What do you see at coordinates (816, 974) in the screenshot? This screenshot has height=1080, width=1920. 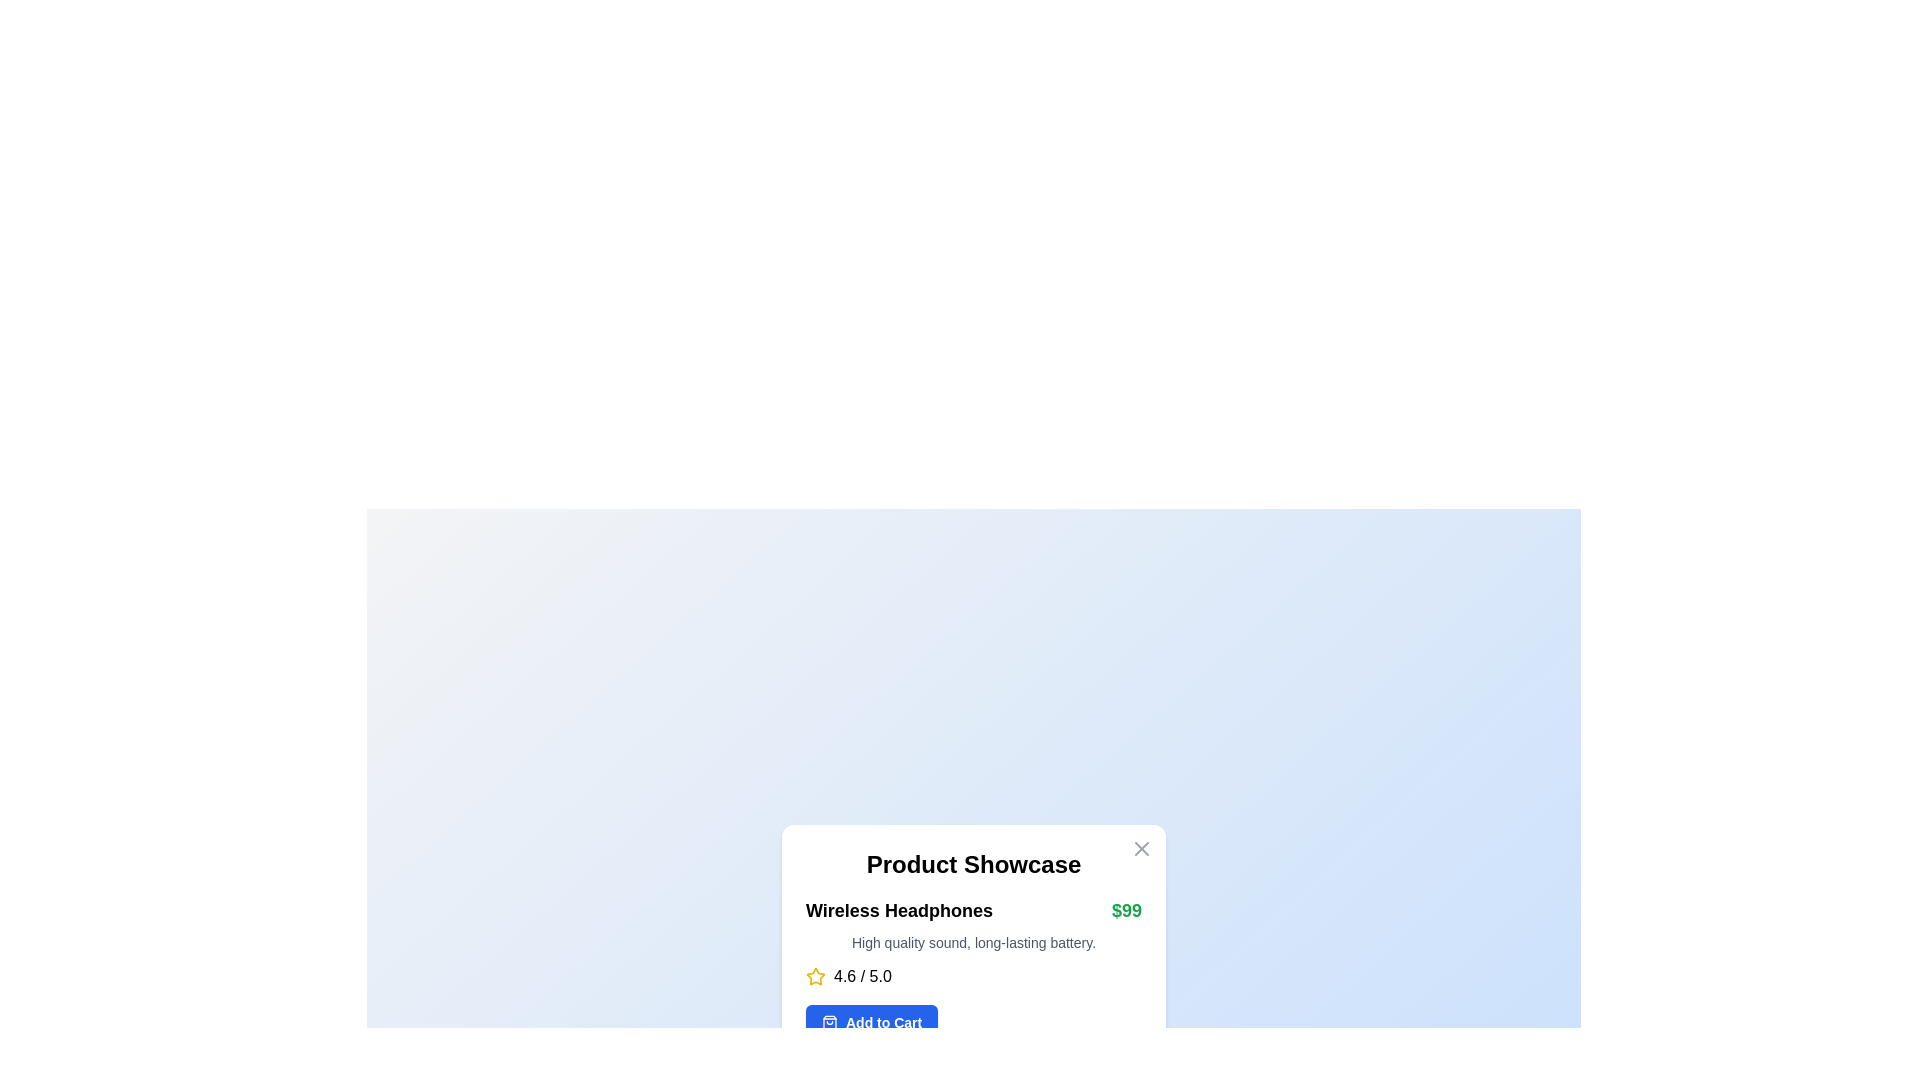 I see `the Star Icon, which represents a rating and is located to the left of the text '4.6 / 5.0' in a horizontal layout below the product title and description` at bounding box center [816, 974].